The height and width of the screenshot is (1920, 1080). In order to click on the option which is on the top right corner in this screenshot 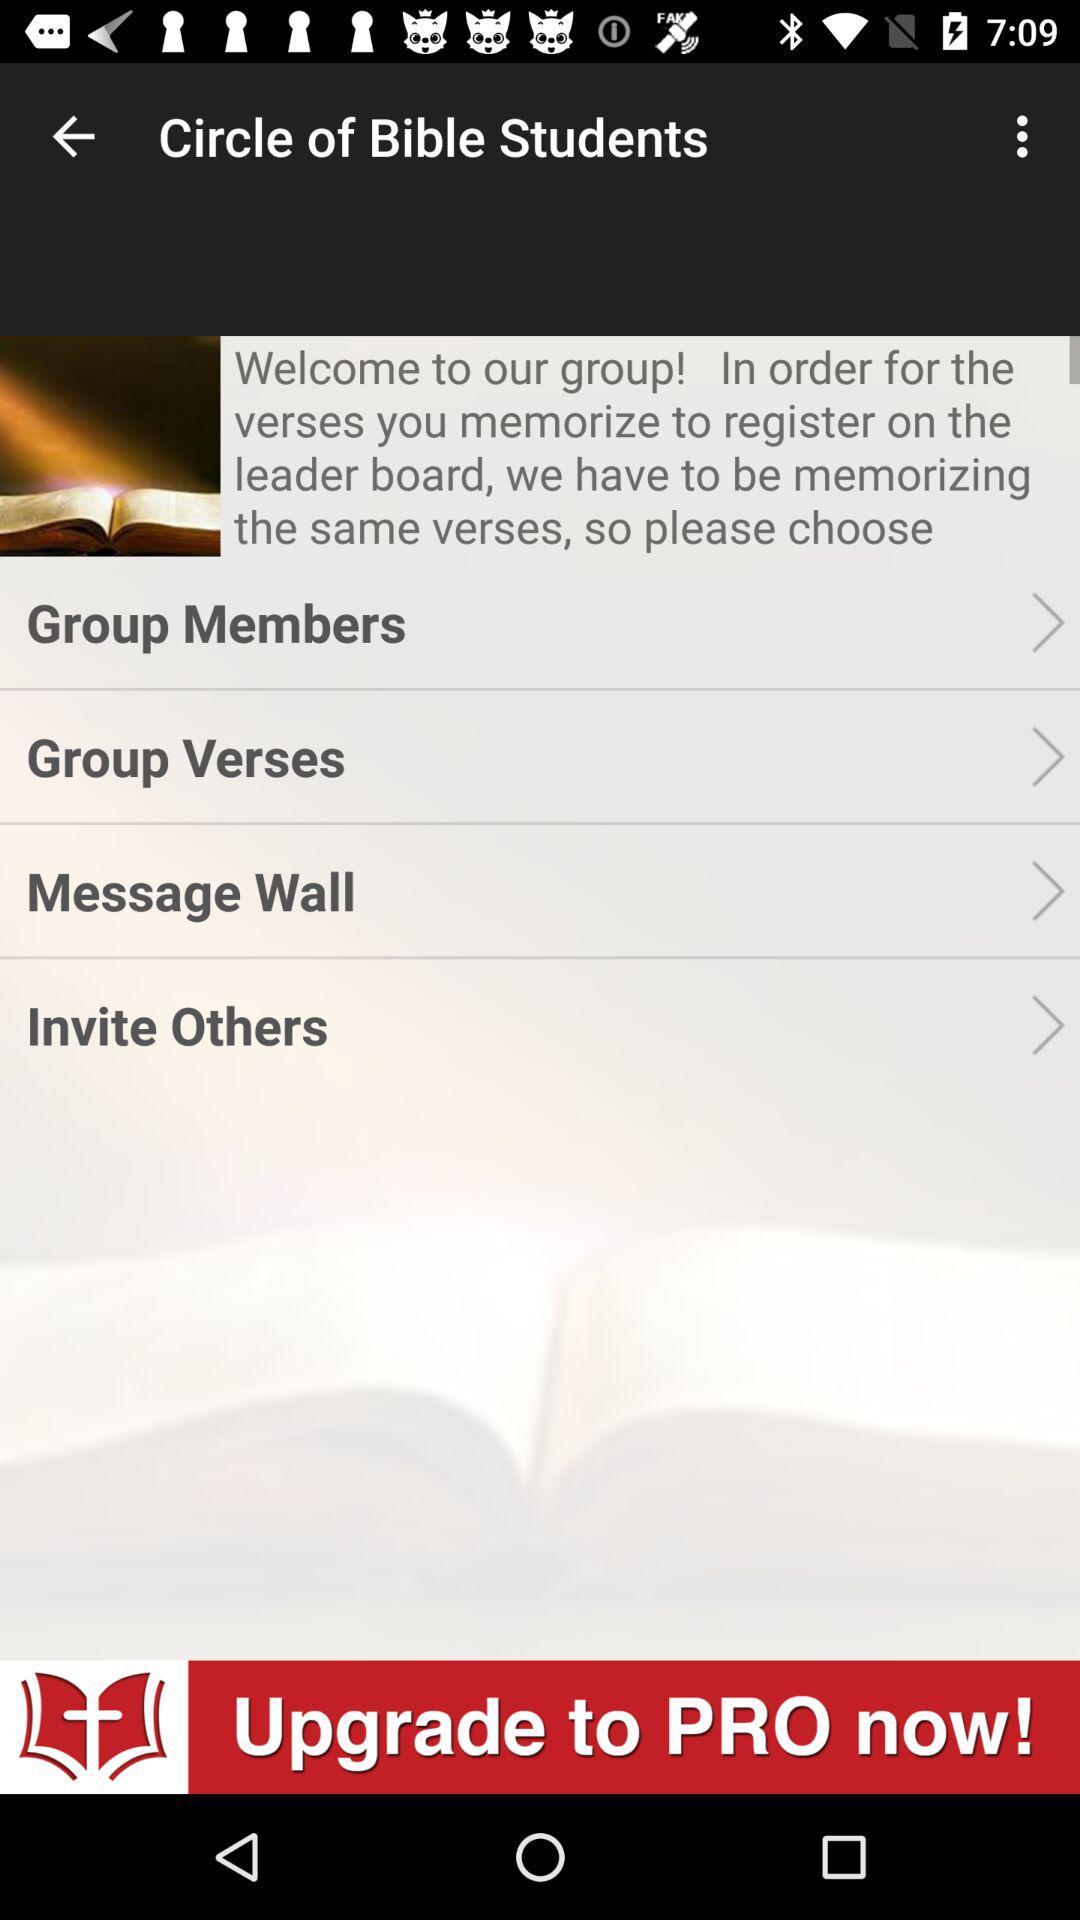, I will do `click(1027, 136)`.